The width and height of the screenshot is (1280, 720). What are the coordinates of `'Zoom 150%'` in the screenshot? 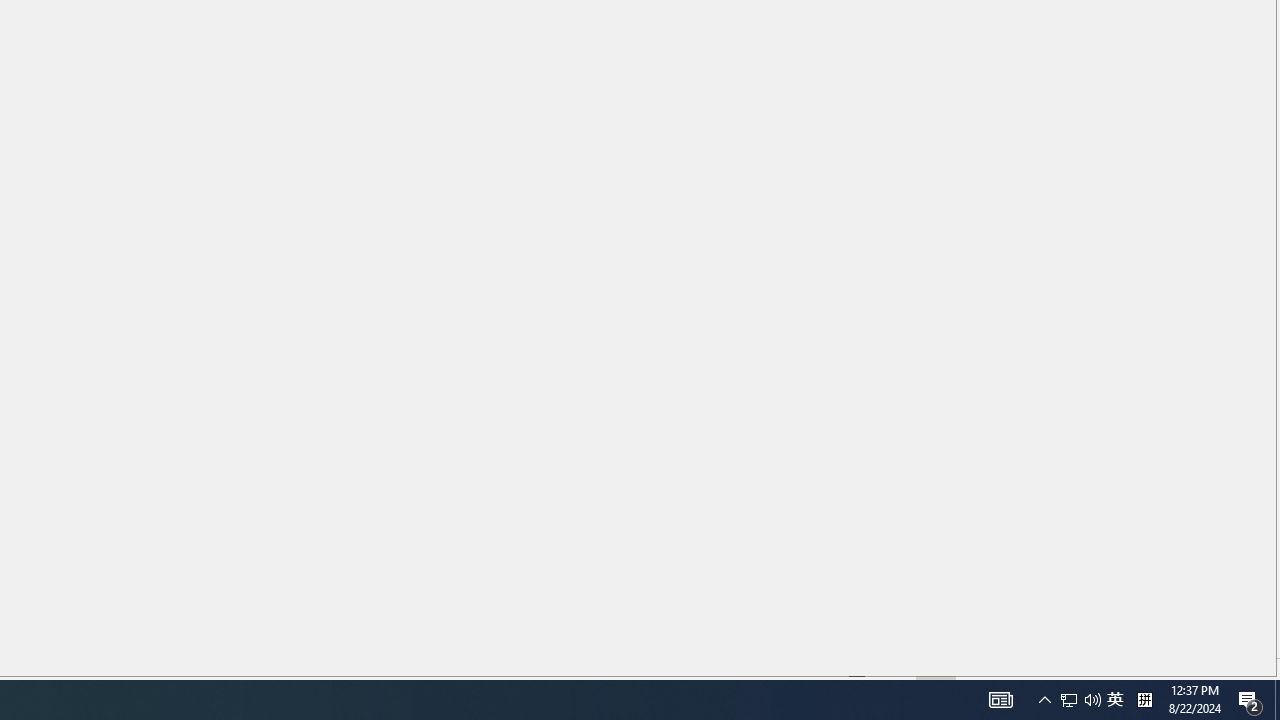 It's located at (1233, 669).